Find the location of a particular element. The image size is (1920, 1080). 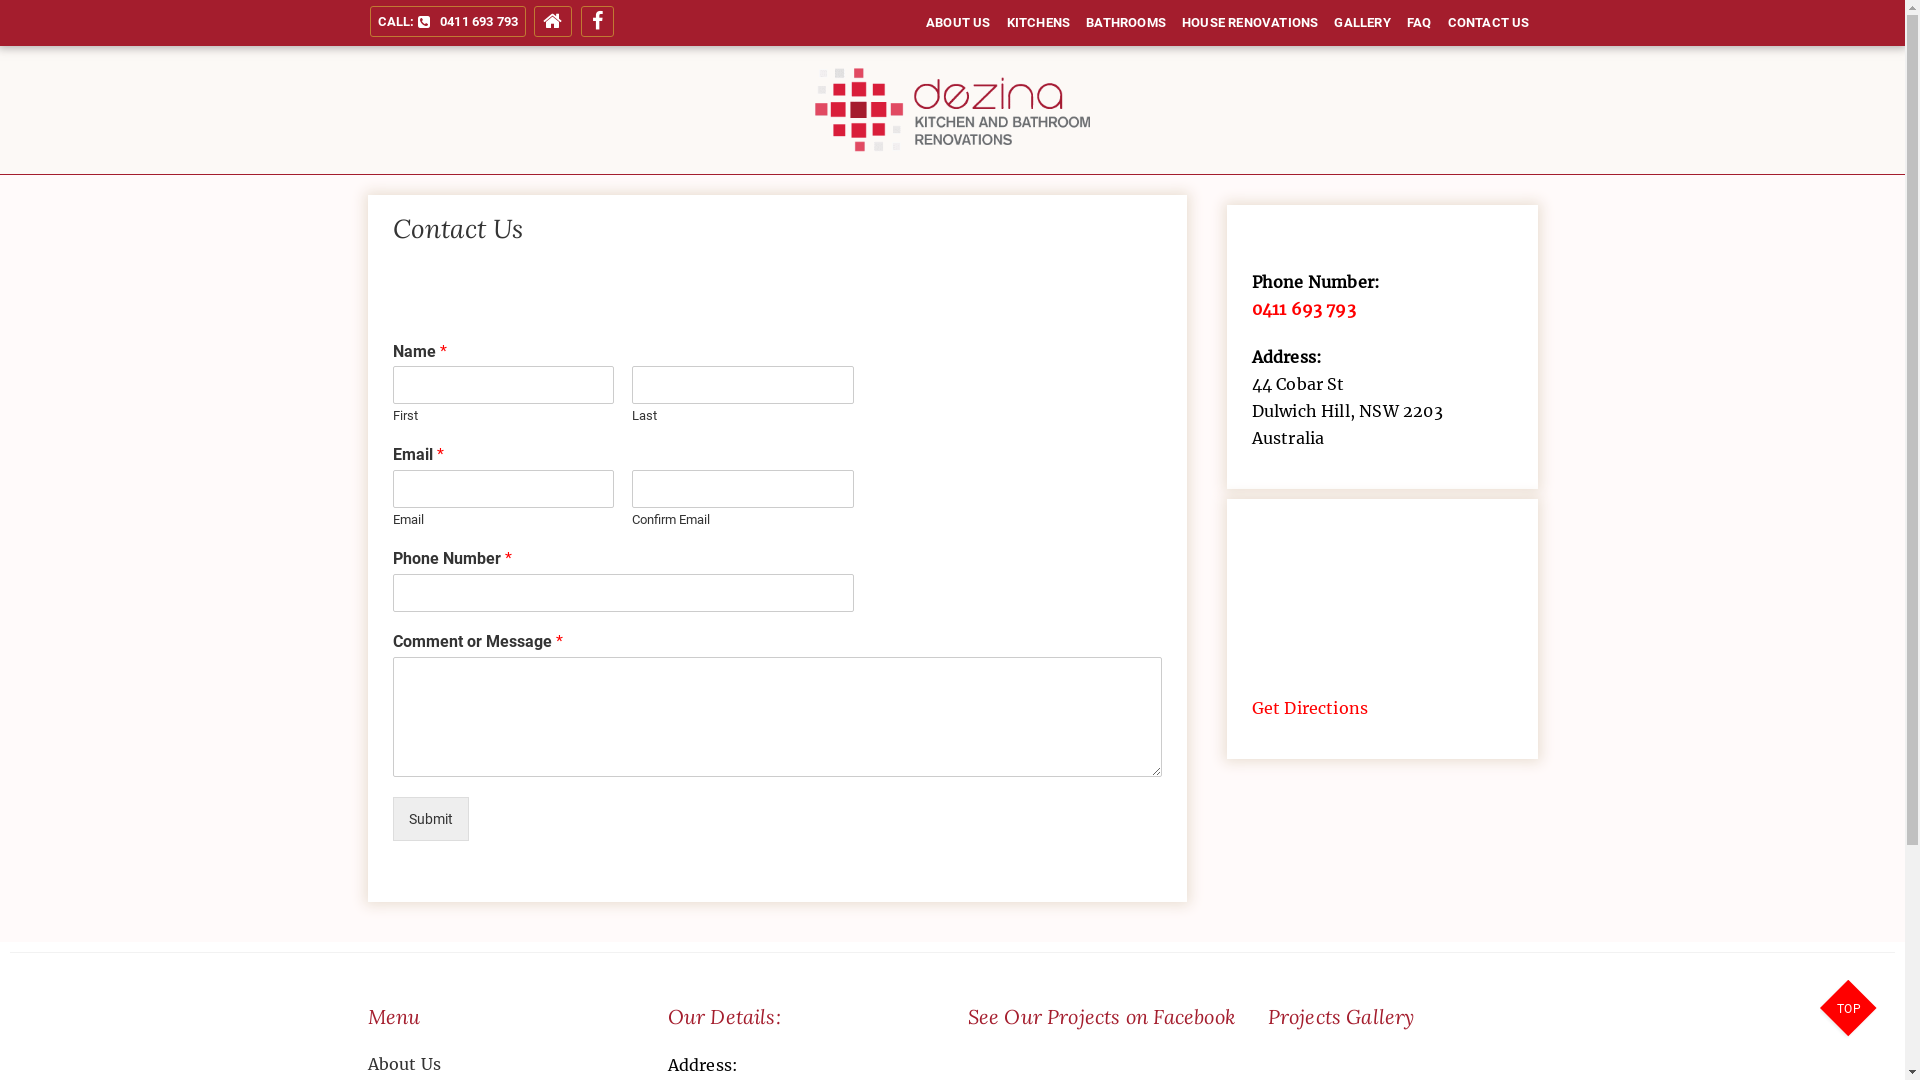

'Submit' is located at coordinates (429, 818).